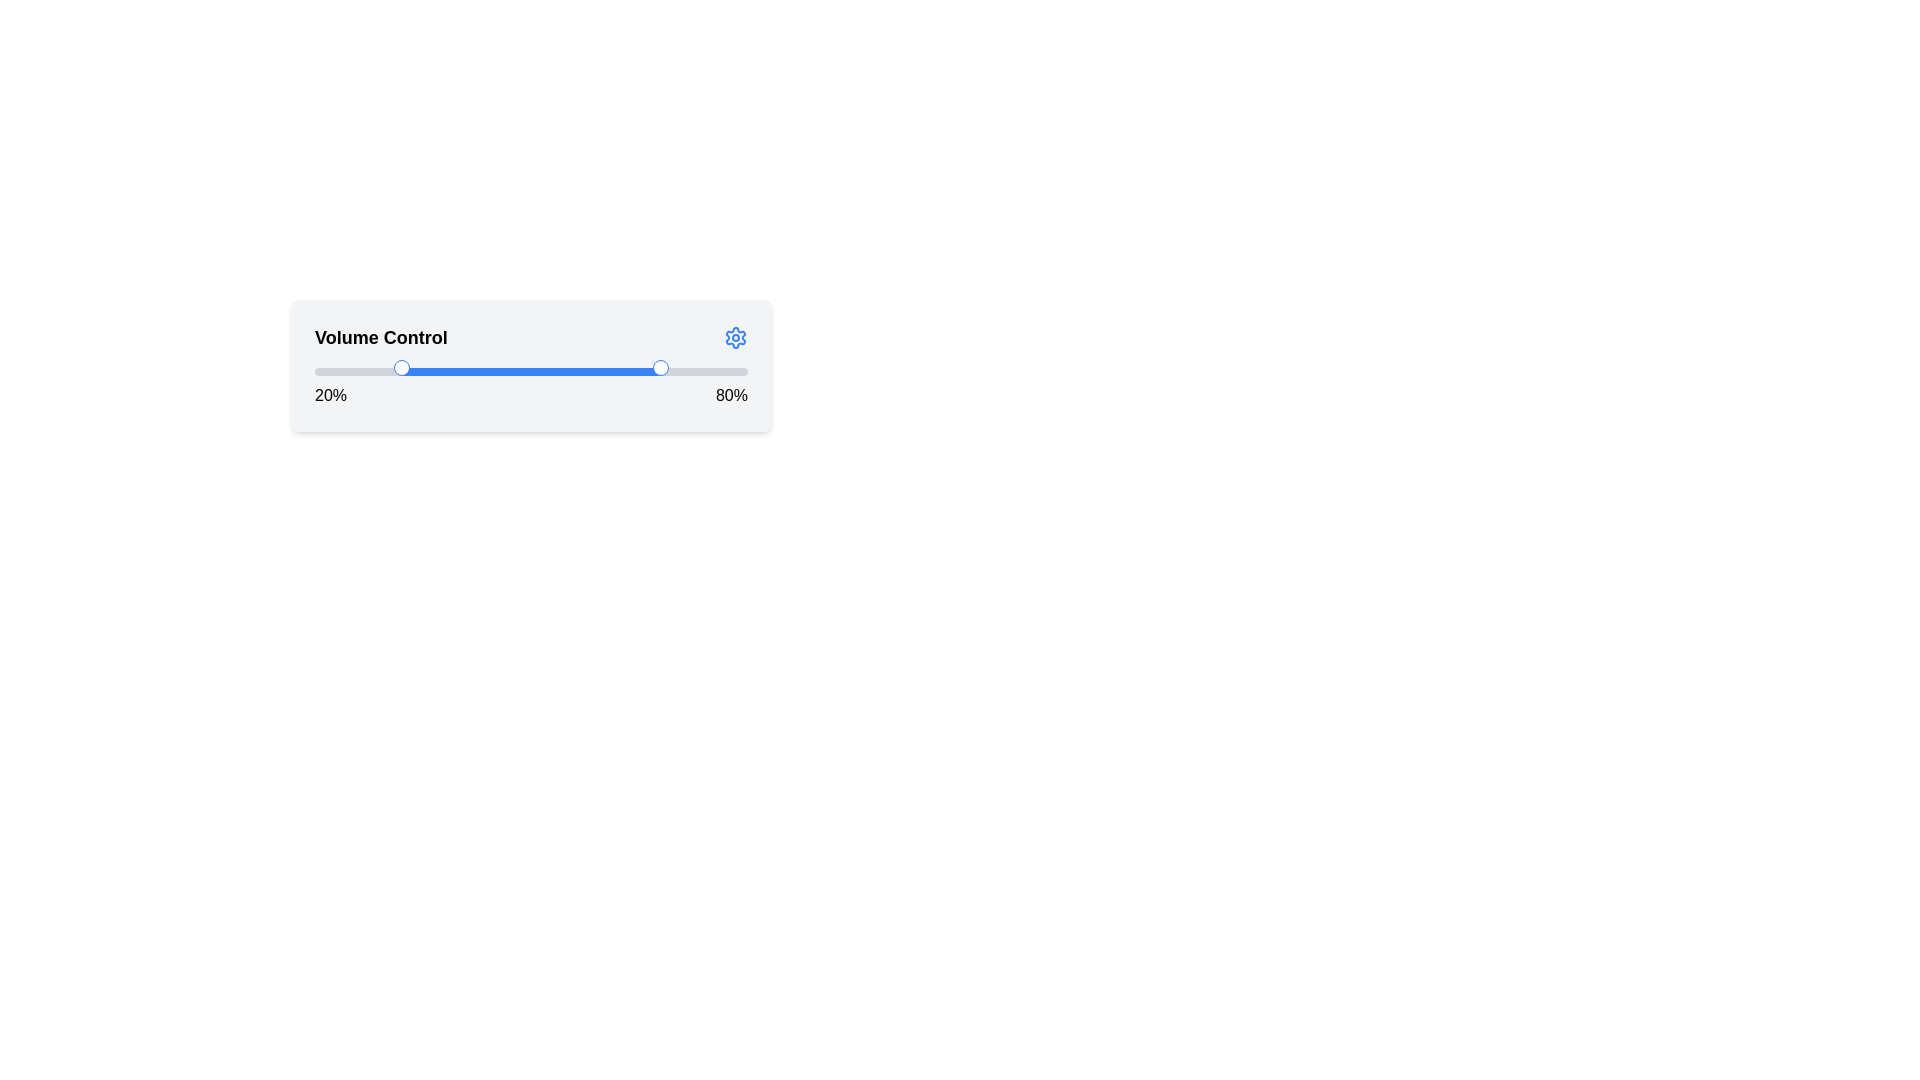 This screenshot has height=1080, width=1920. What do you see at coordinates (400, 367) in the screenshot?
I see `the slider indicator that represents the current position at the 20% mark of the volume or progress slider` at bounding box center [400, 367].